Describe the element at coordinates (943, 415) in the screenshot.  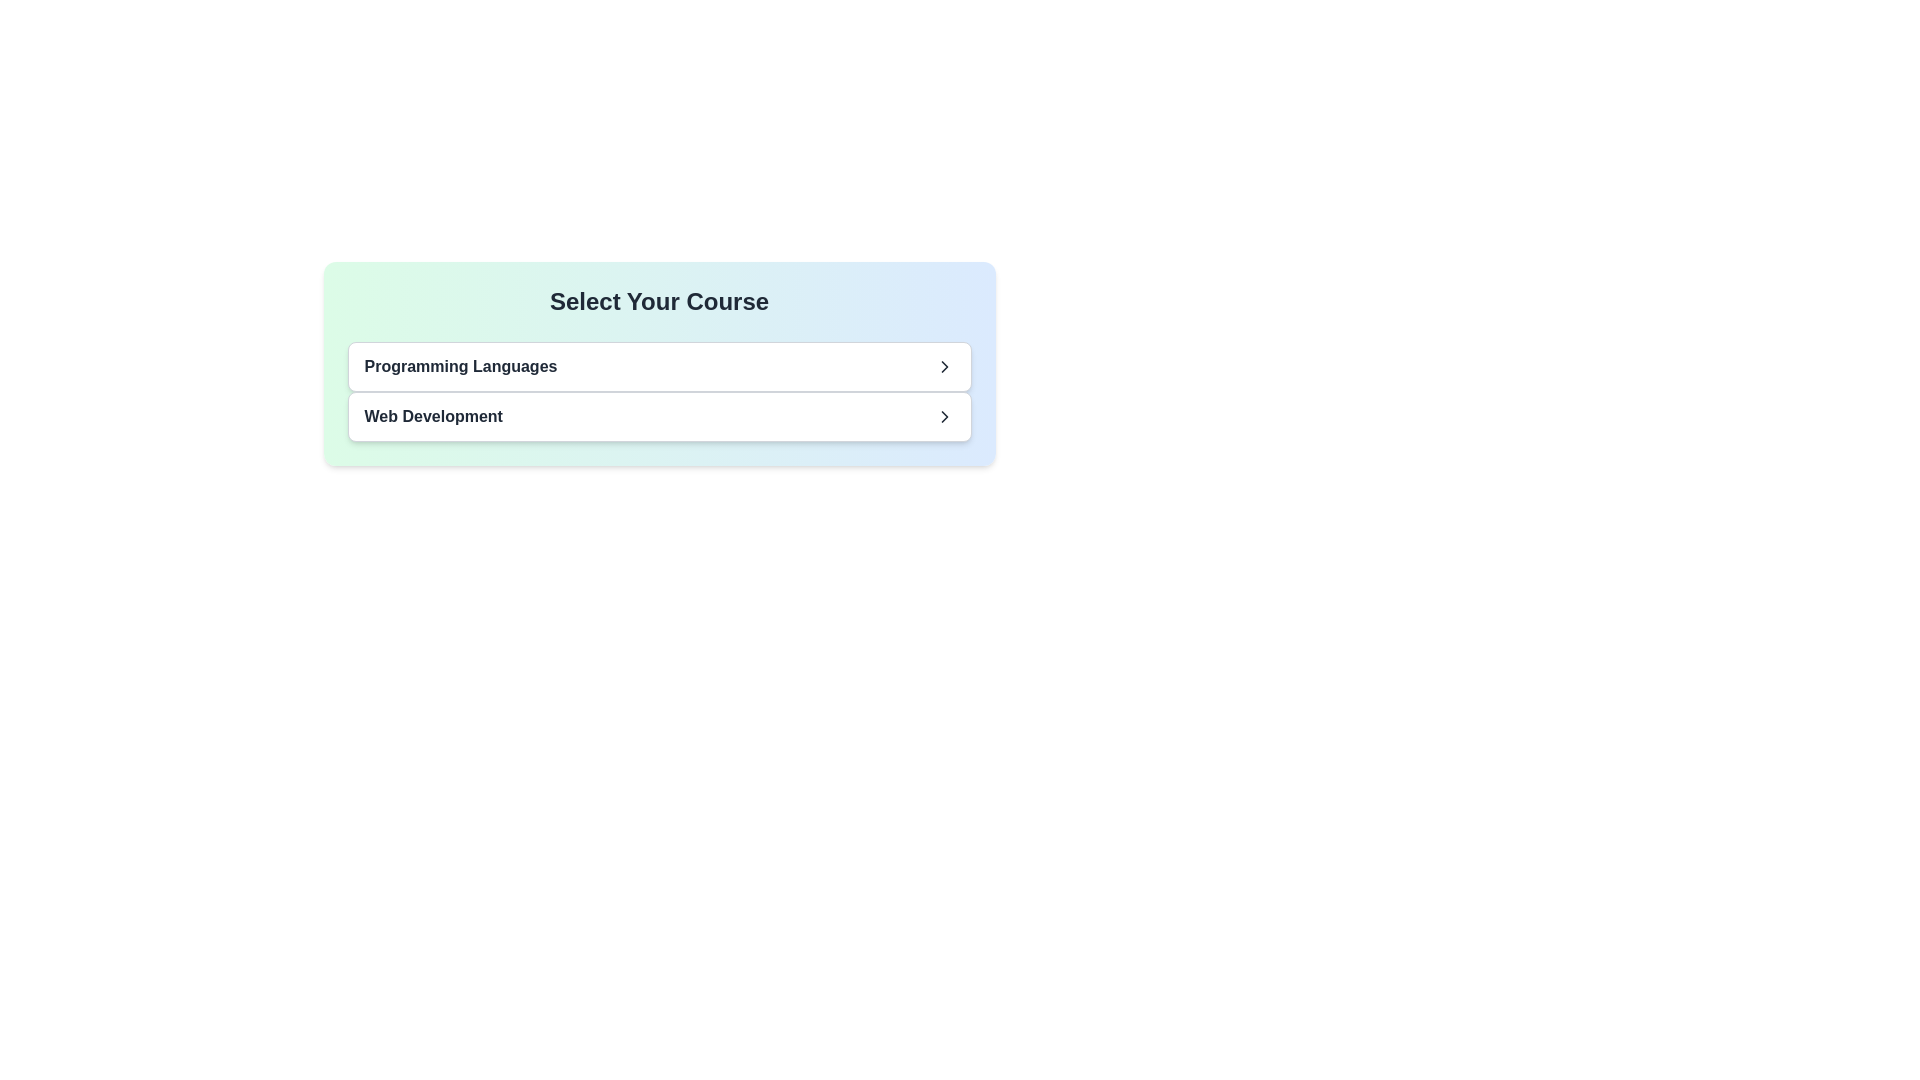
I see `the right-facing chevron icon on the 'Web Development' button to proceed` at that location.